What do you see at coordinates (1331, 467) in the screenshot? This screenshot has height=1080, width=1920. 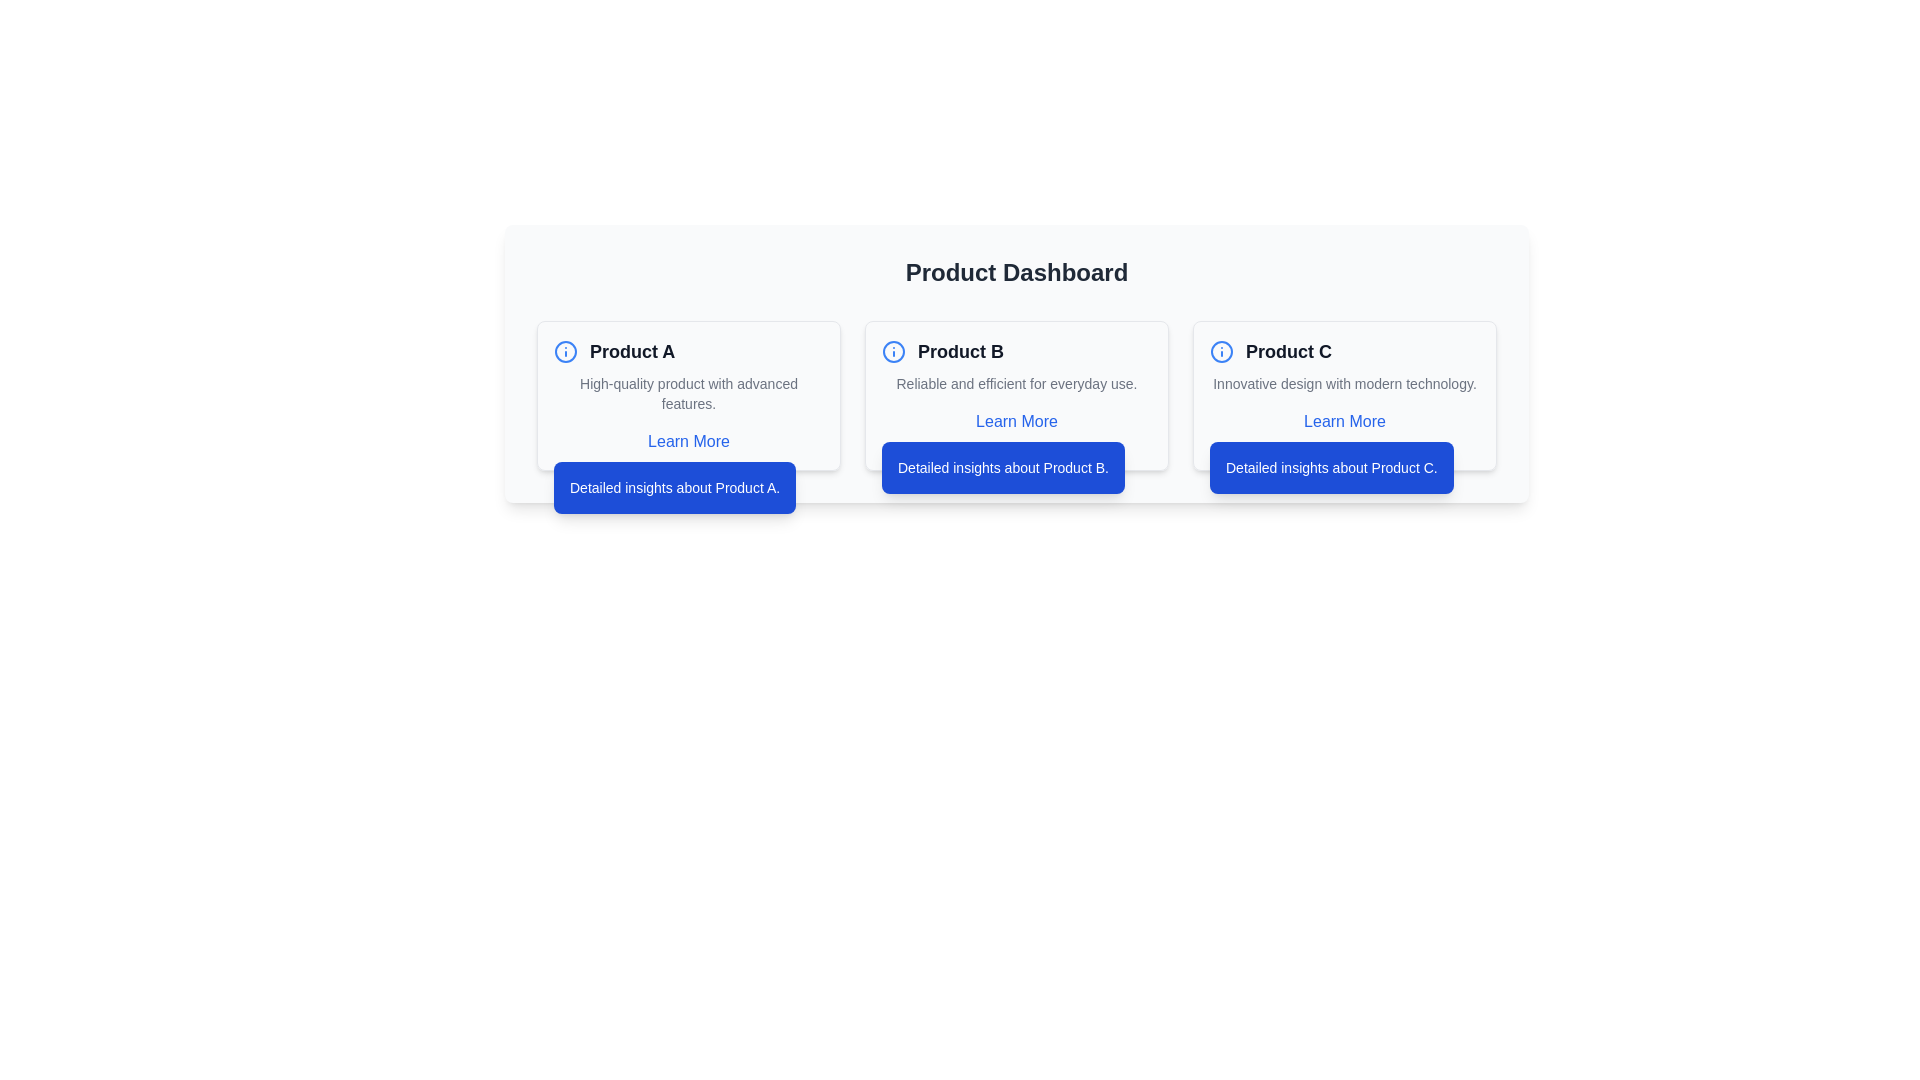 I see `the tooltip with a blue background and white text reading 'Detailed insights about Product C.' positioned below the 'Learn More' link for Product C` at bounding box center [1331, 467].